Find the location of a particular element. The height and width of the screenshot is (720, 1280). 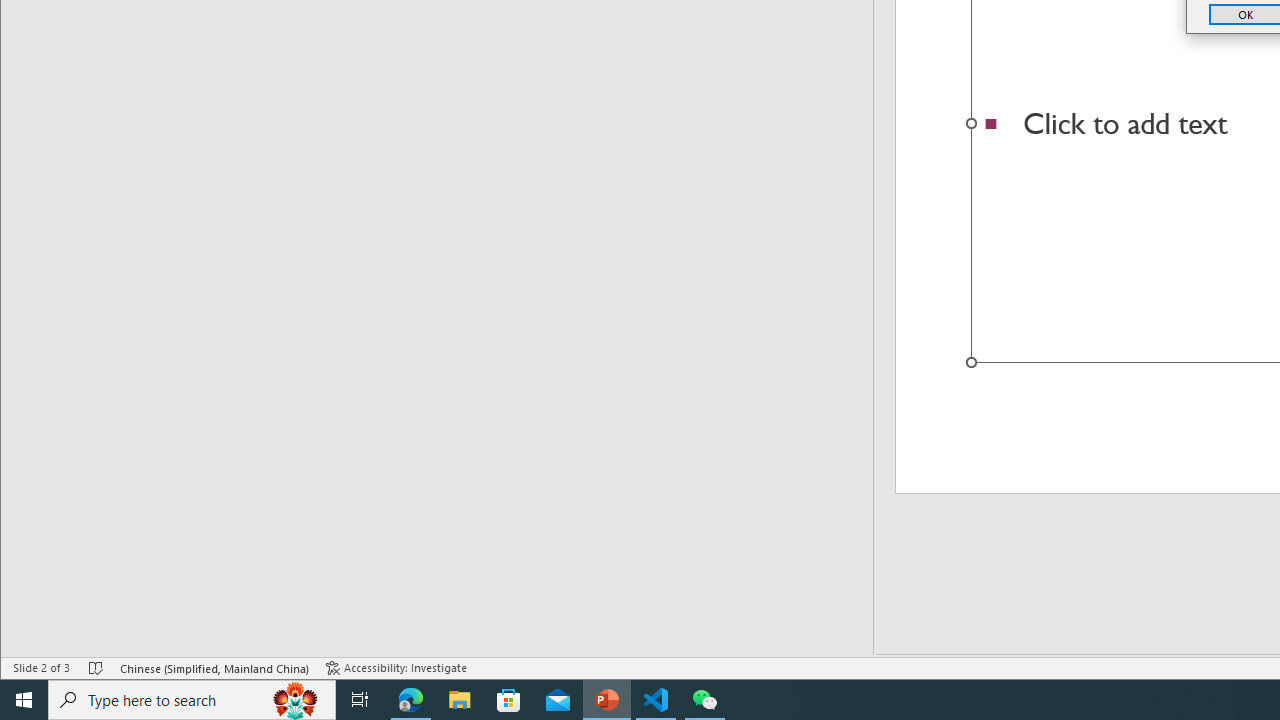

'Microsoft Edge - 1 running window' is located at coordinates (410, 698).